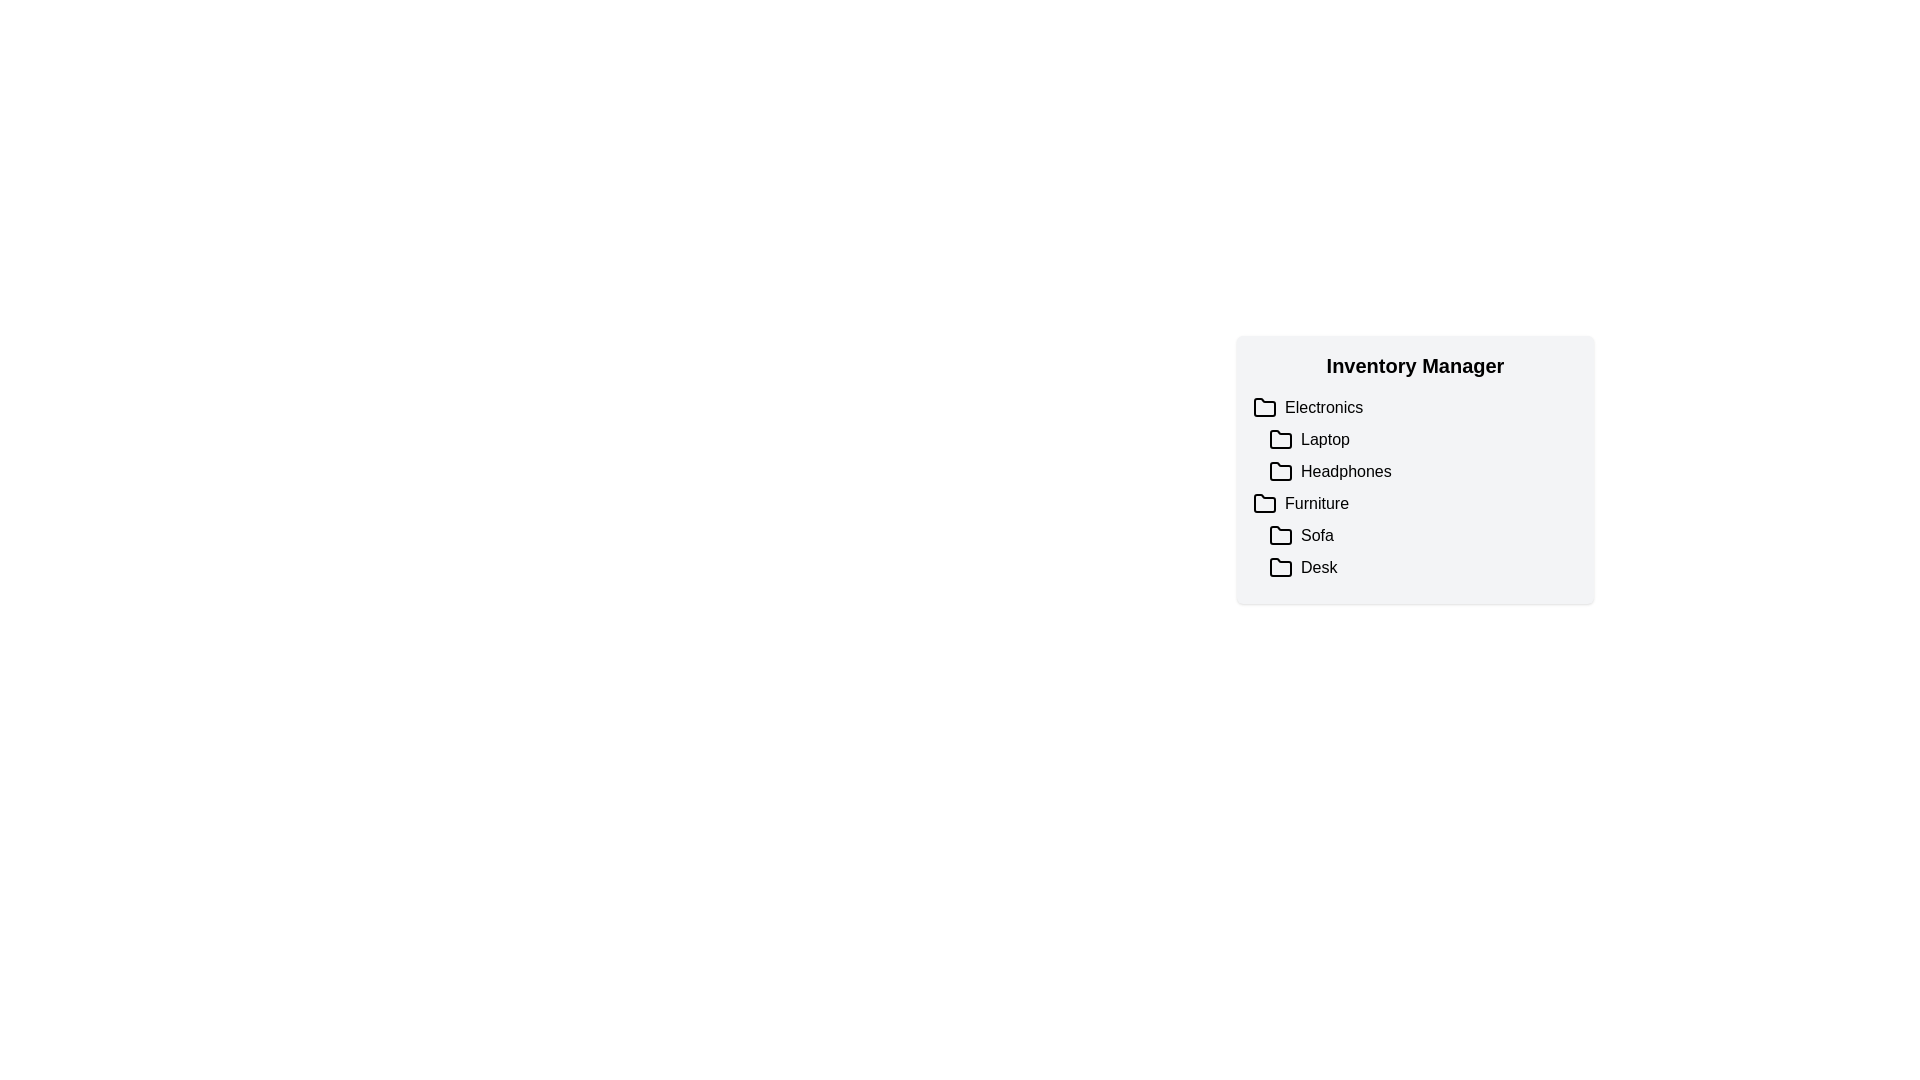 This screenshot has width=1920, height=1080. I want to click on to select the List item with icons under the 'Furniture' category in the inventory manager interface, so click(1422, 551).